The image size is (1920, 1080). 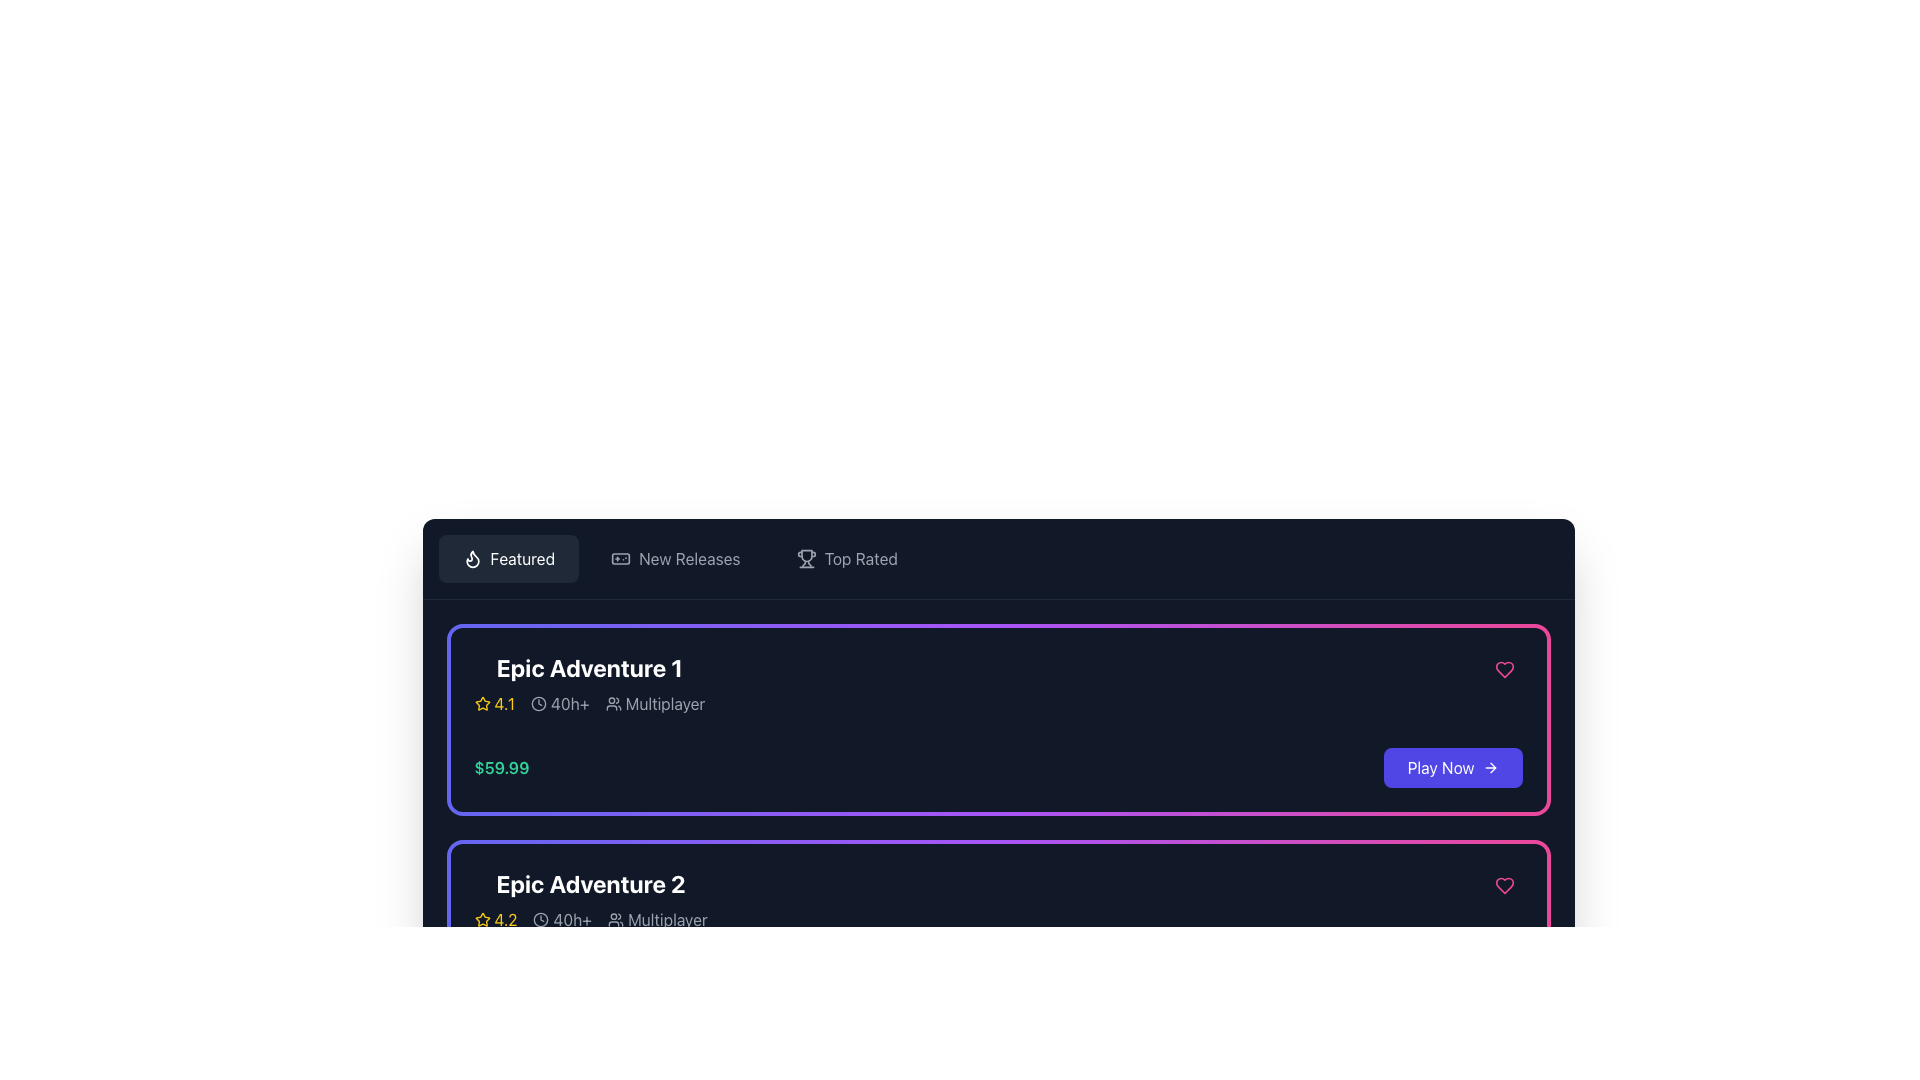 I want to click on the right-pointing arrow icon that is part of the 'Play Now' button, located at the bottom-right corner of the card, so click(x=1490, y=766).